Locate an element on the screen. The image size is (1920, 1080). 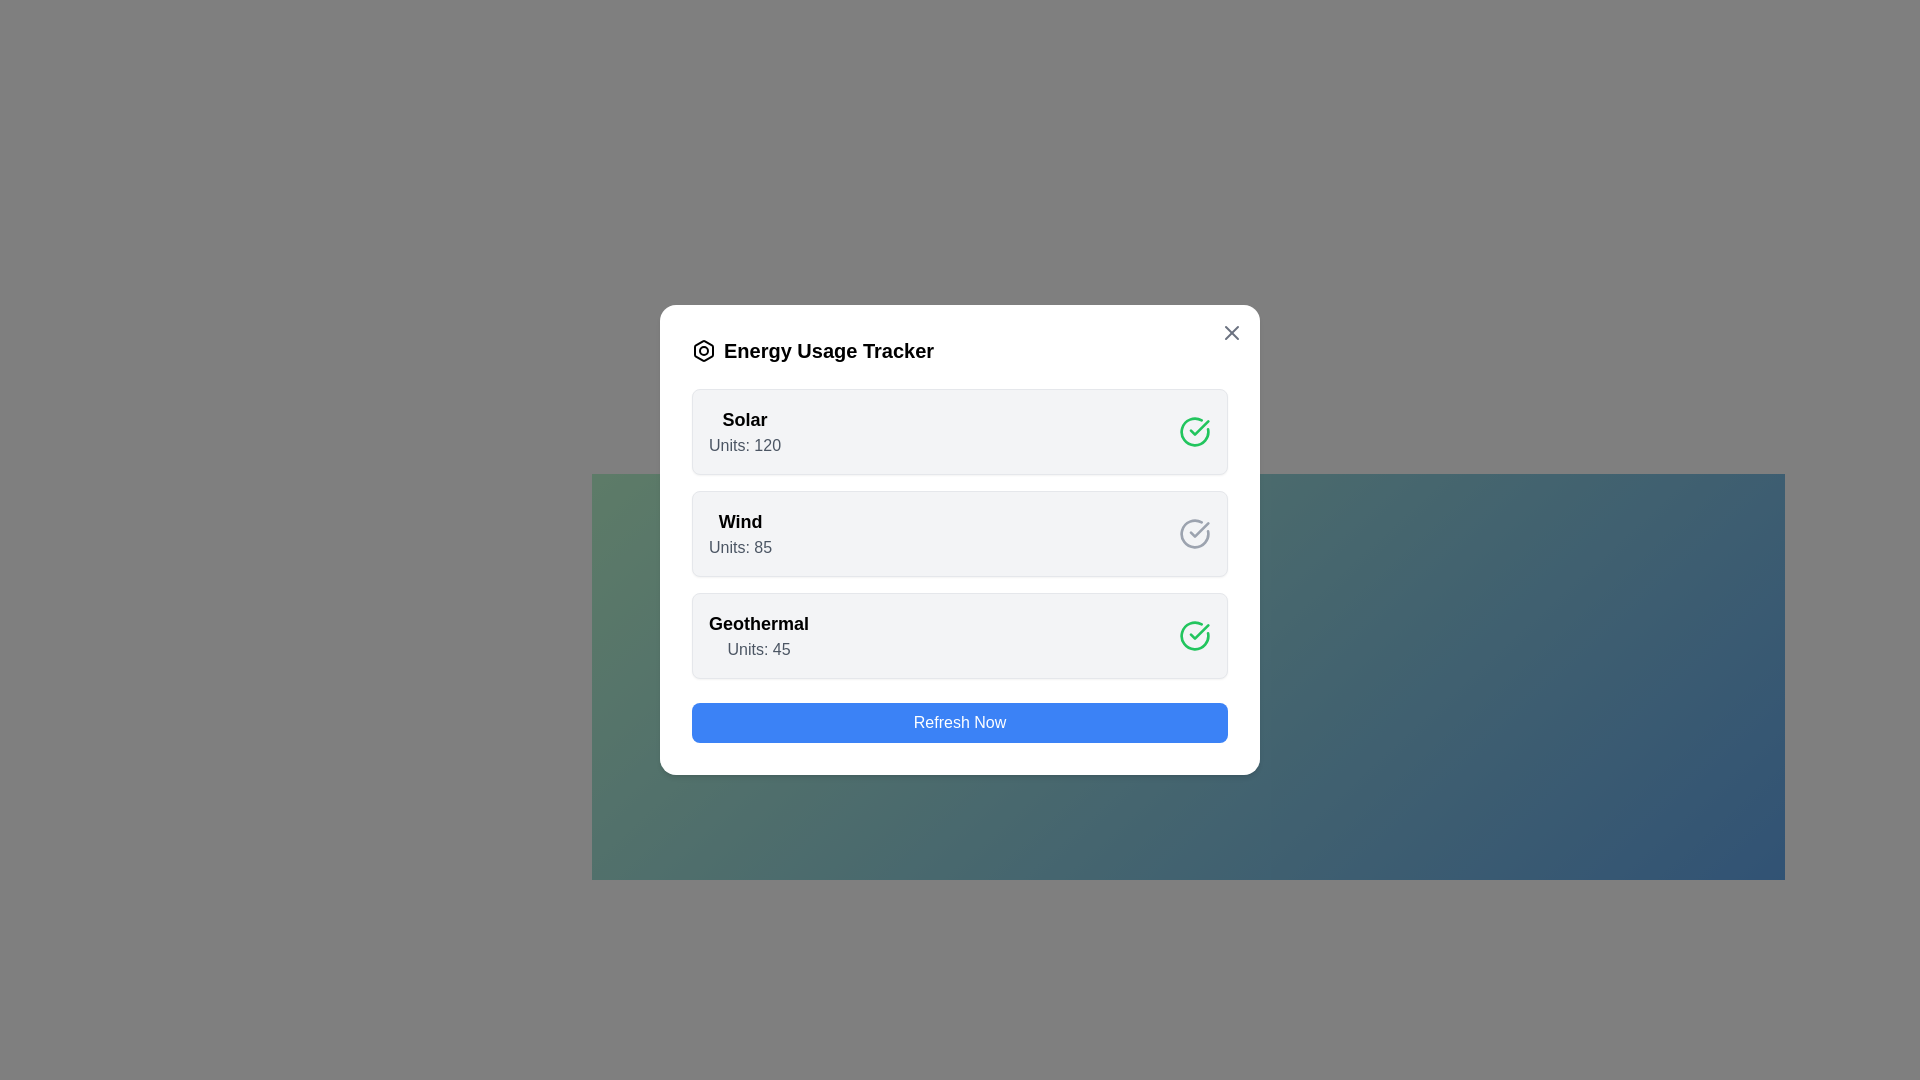
the bold text label reading 'Geothermal' located in the lower third of the 'Energy Usage Tracker' modal, below the labels 'Solar' and 'Wind' is located at coordinates (757, 623).